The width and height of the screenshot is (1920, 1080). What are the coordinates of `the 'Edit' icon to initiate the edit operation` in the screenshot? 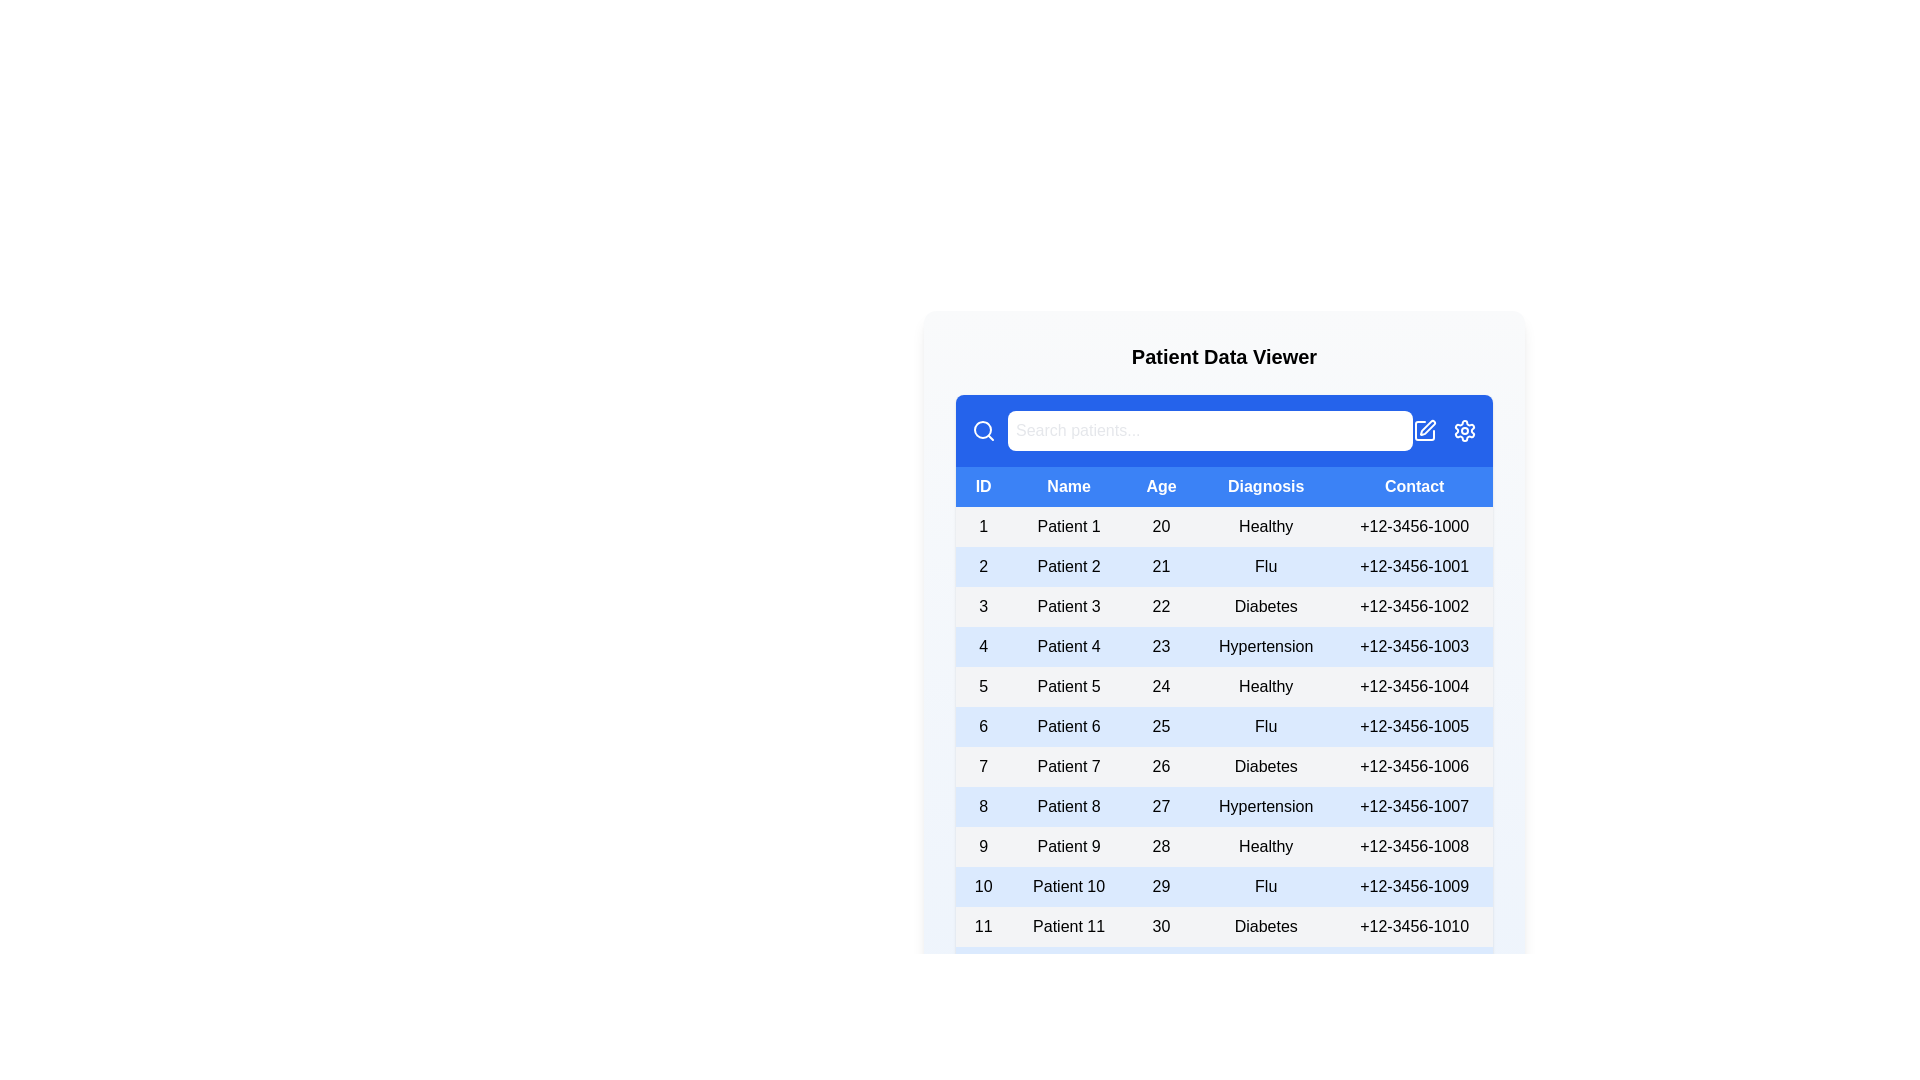 It's located at (1424, 430).